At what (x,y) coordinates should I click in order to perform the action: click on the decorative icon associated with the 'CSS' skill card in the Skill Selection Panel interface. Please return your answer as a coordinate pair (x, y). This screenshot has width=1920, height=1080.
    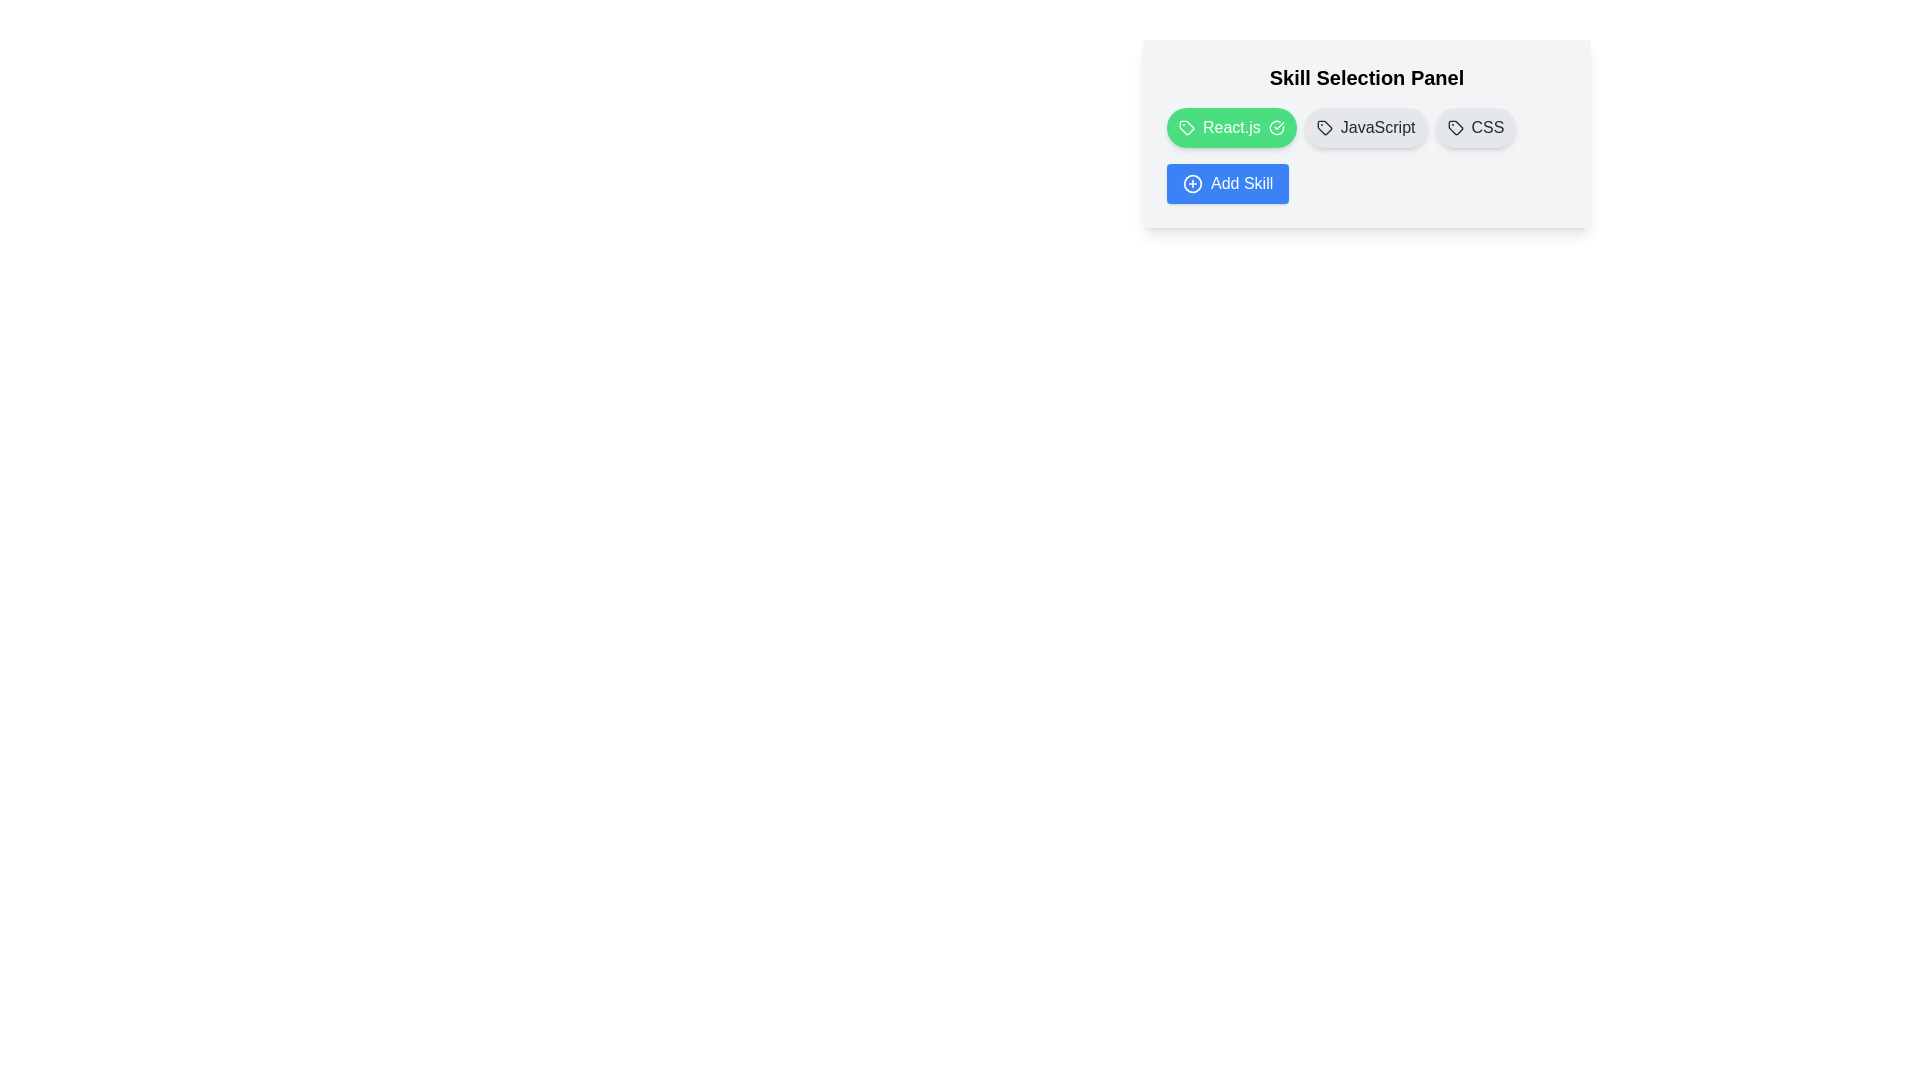
    Looking at the image, I should click on (1455, 127).